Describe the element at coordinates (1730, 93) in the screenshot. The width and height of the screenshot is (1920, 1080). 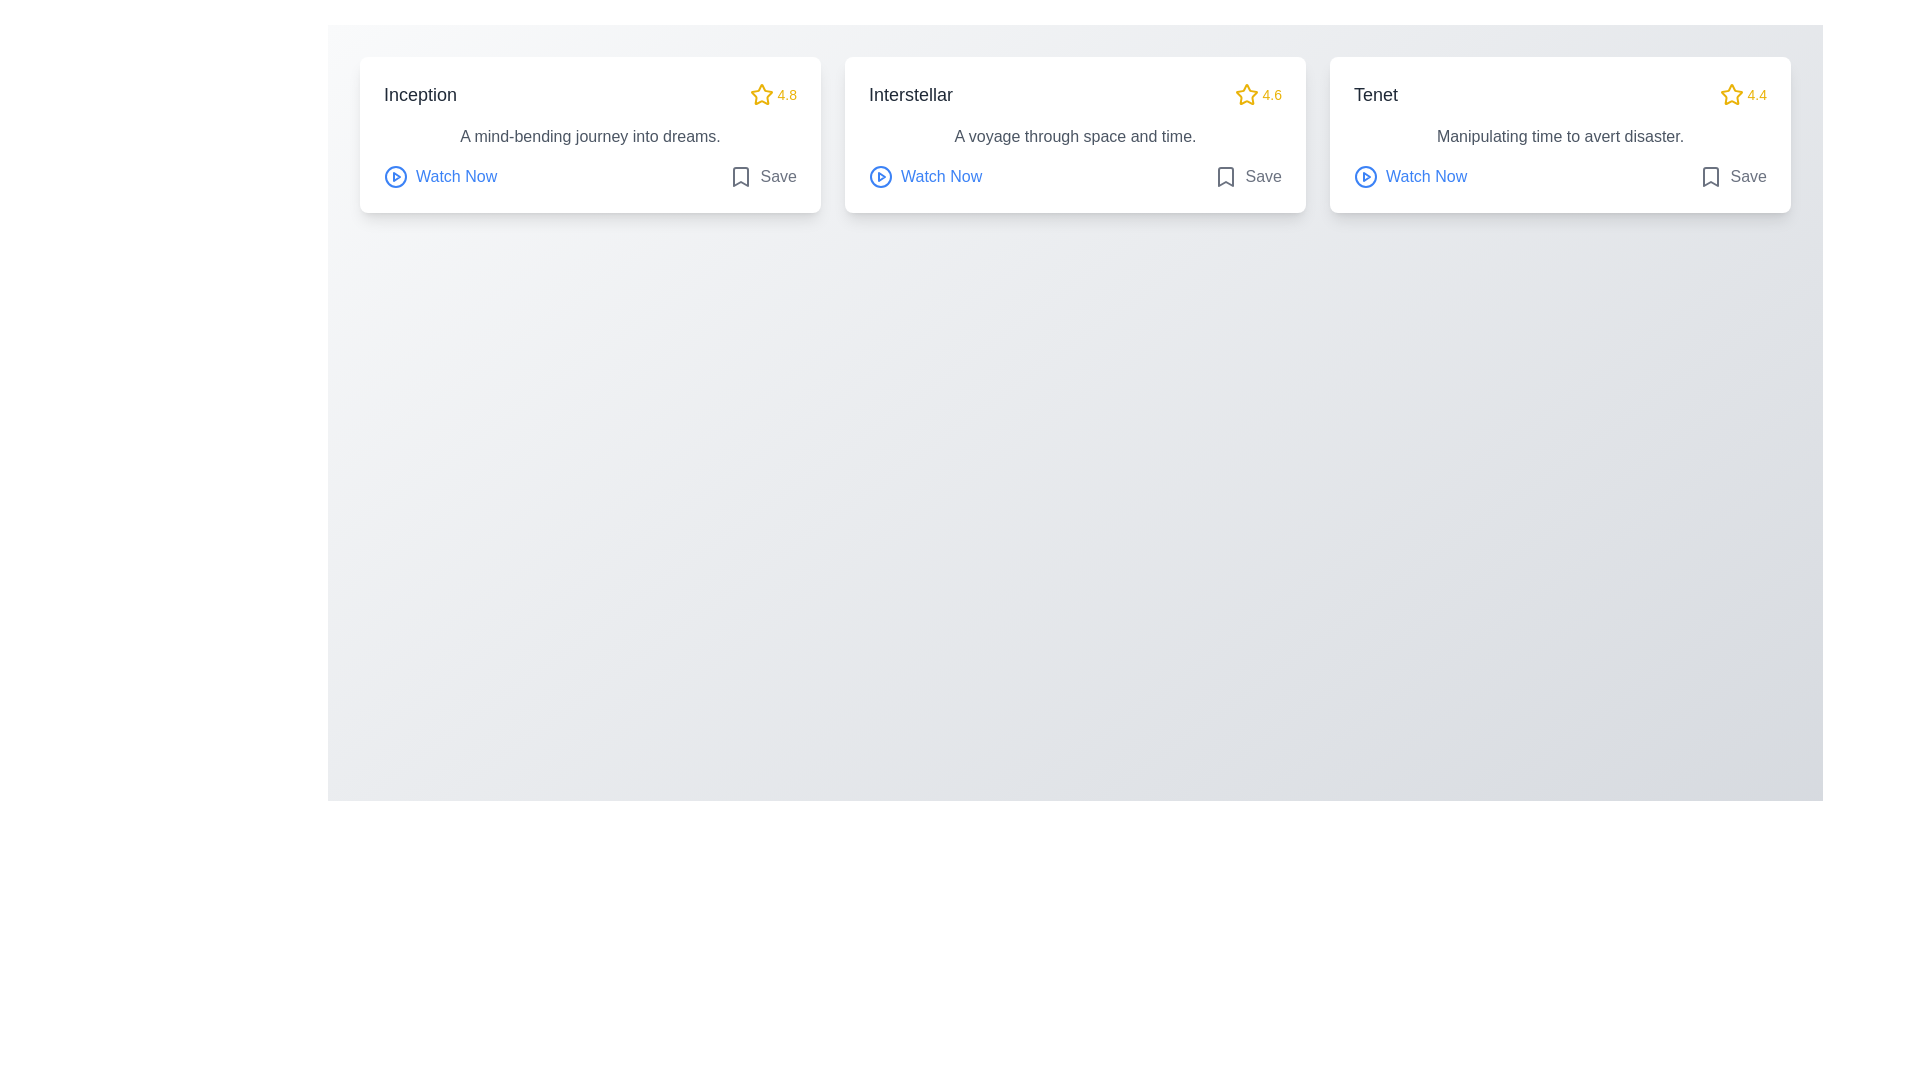
I see `the star-shaped rating icon located at the top right corner of the movie 'Tenet' card to indicate a rating` at that location.